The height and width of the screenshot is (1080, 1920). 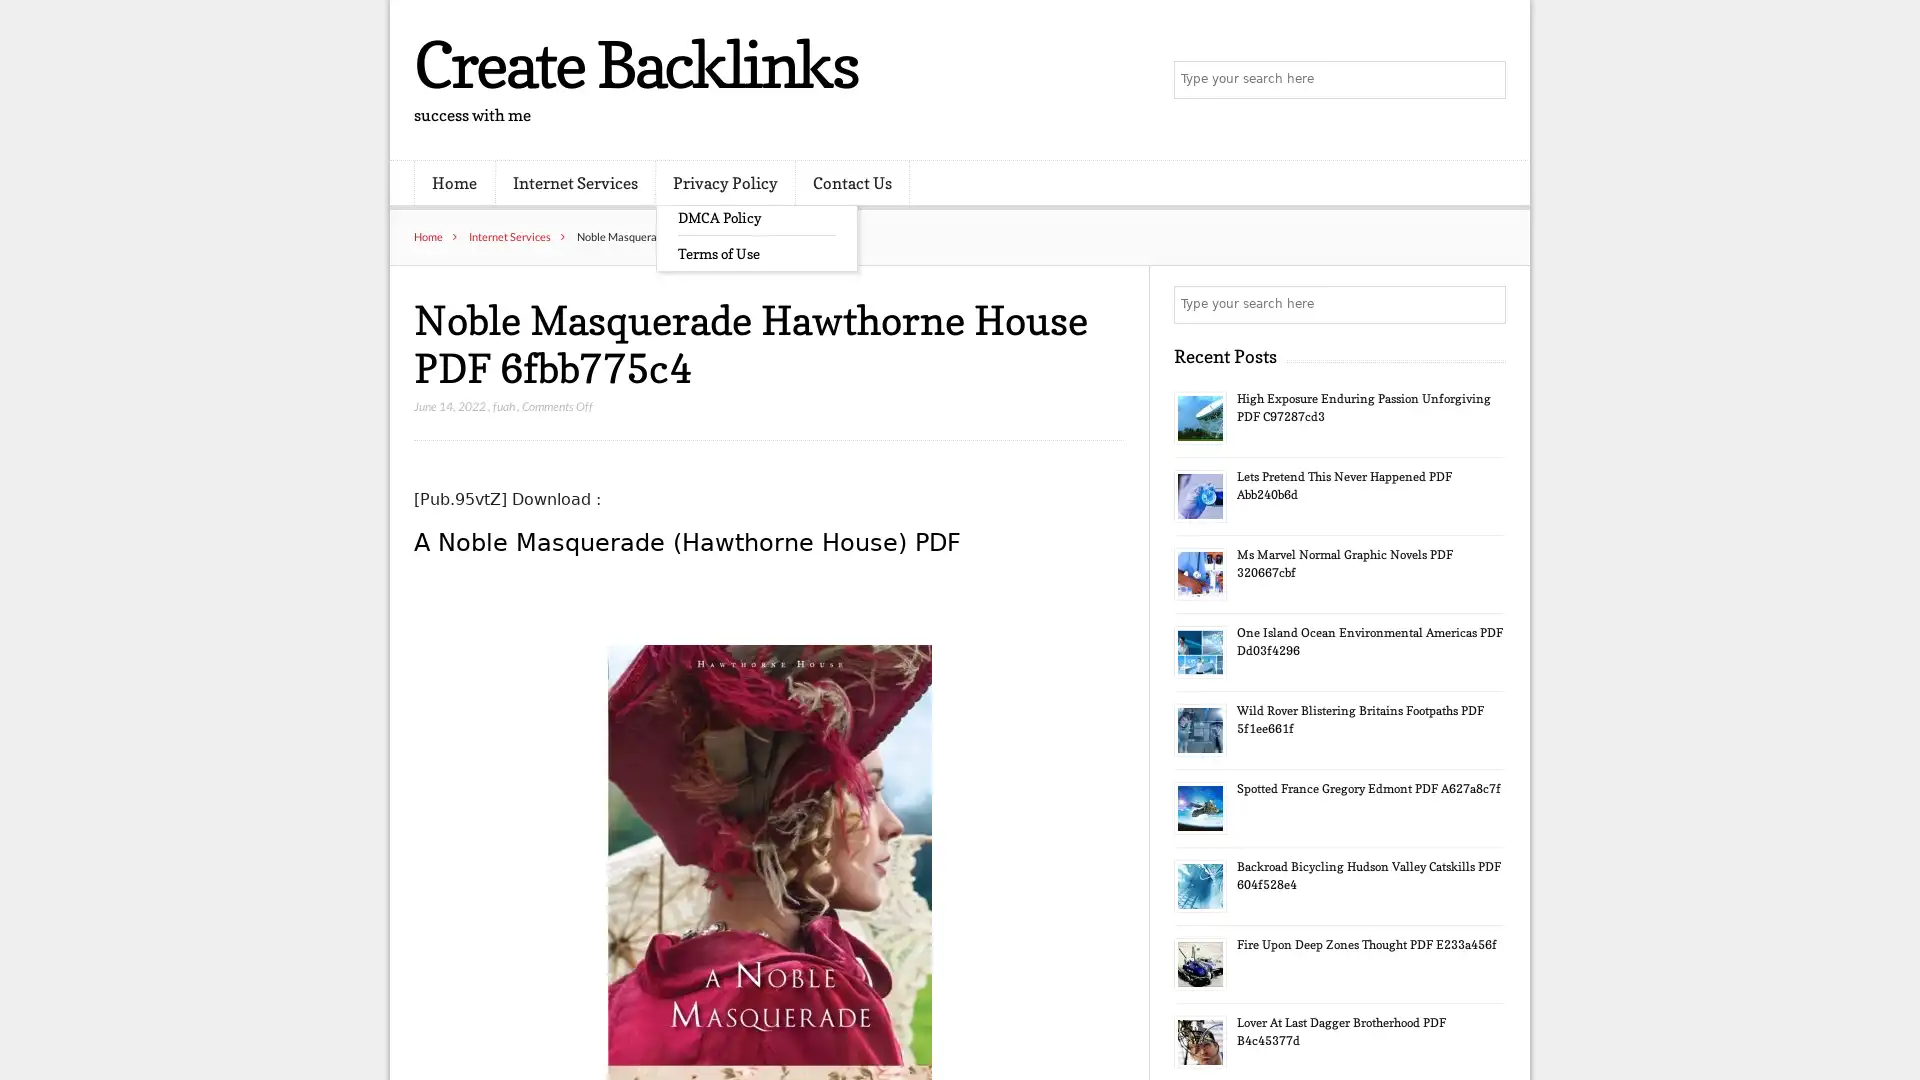 What do you see at coordinates (1485, 80) in the screenshot?
I see `Search` at bounding box center [1485, 80].